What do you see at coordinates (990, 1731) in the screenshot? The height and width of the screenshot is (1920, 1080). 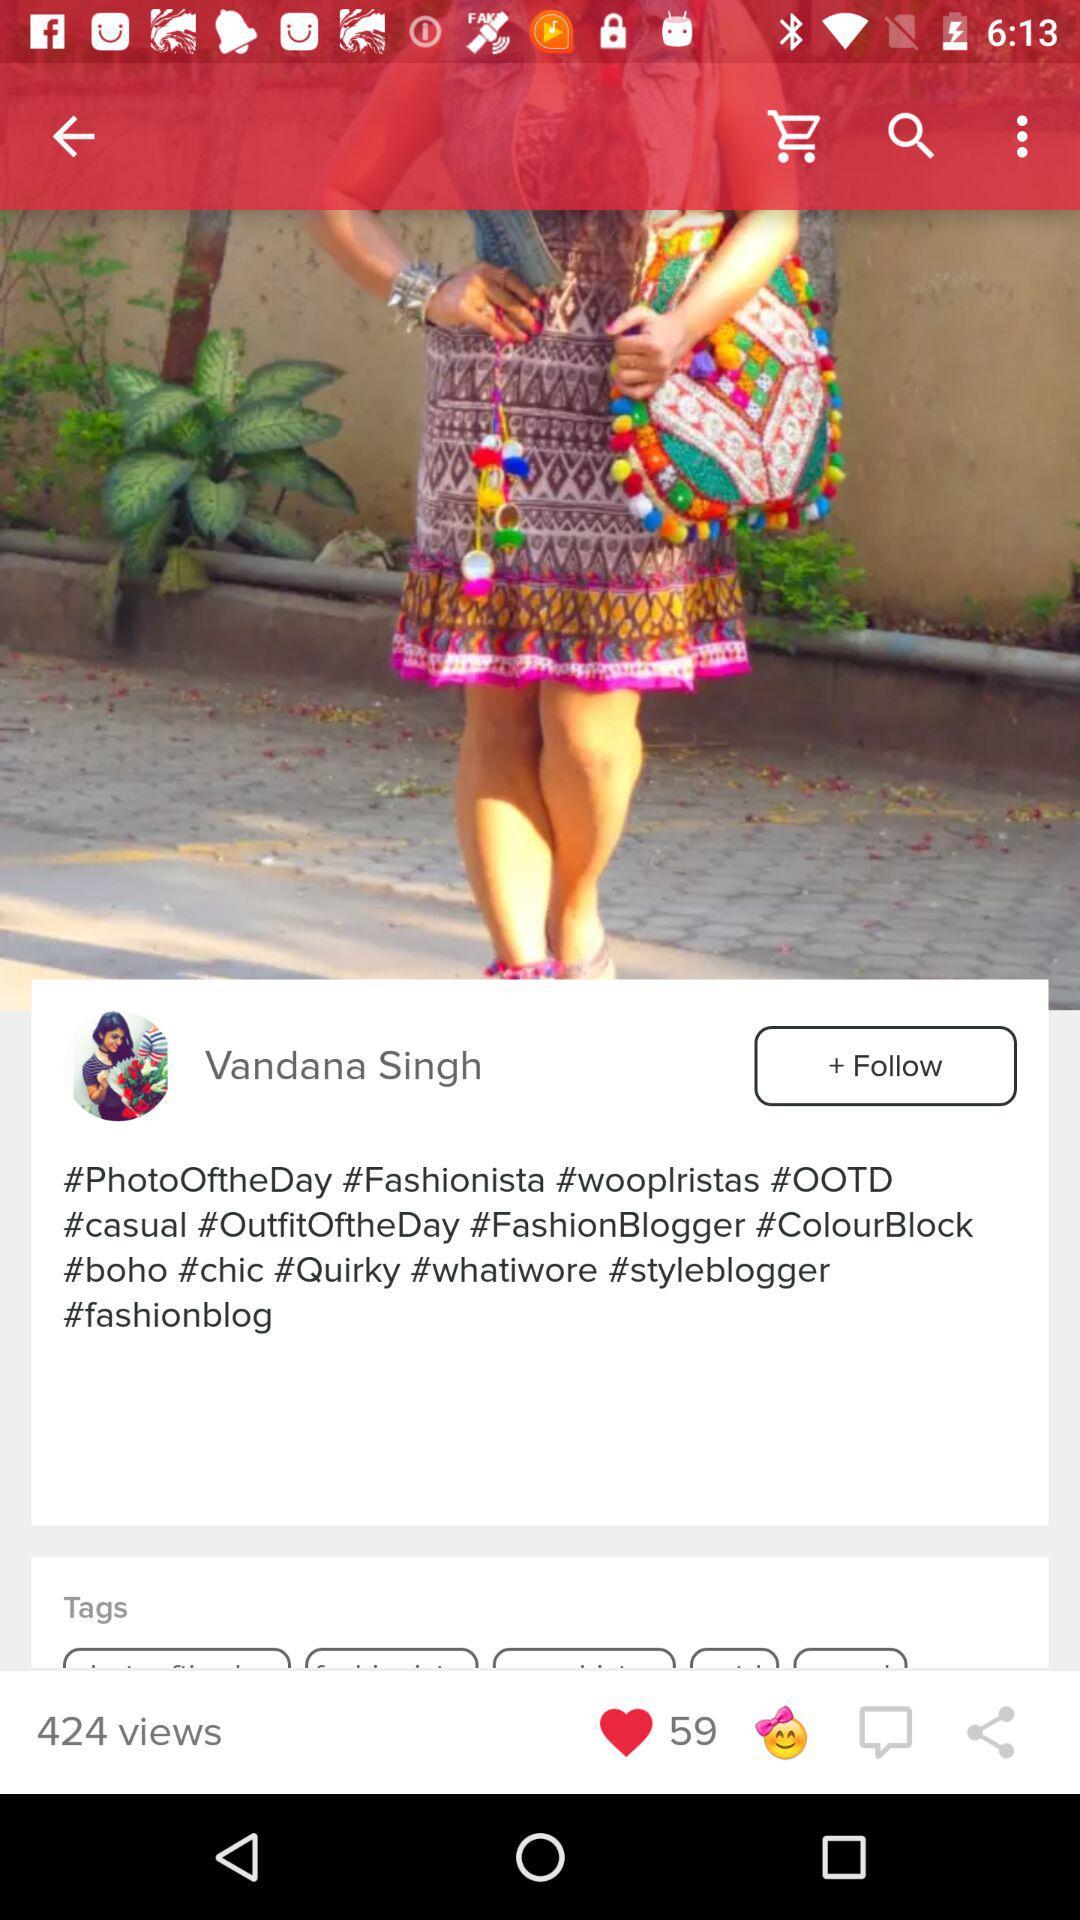 I see `the share icon` at bounding box center [990, 1731].